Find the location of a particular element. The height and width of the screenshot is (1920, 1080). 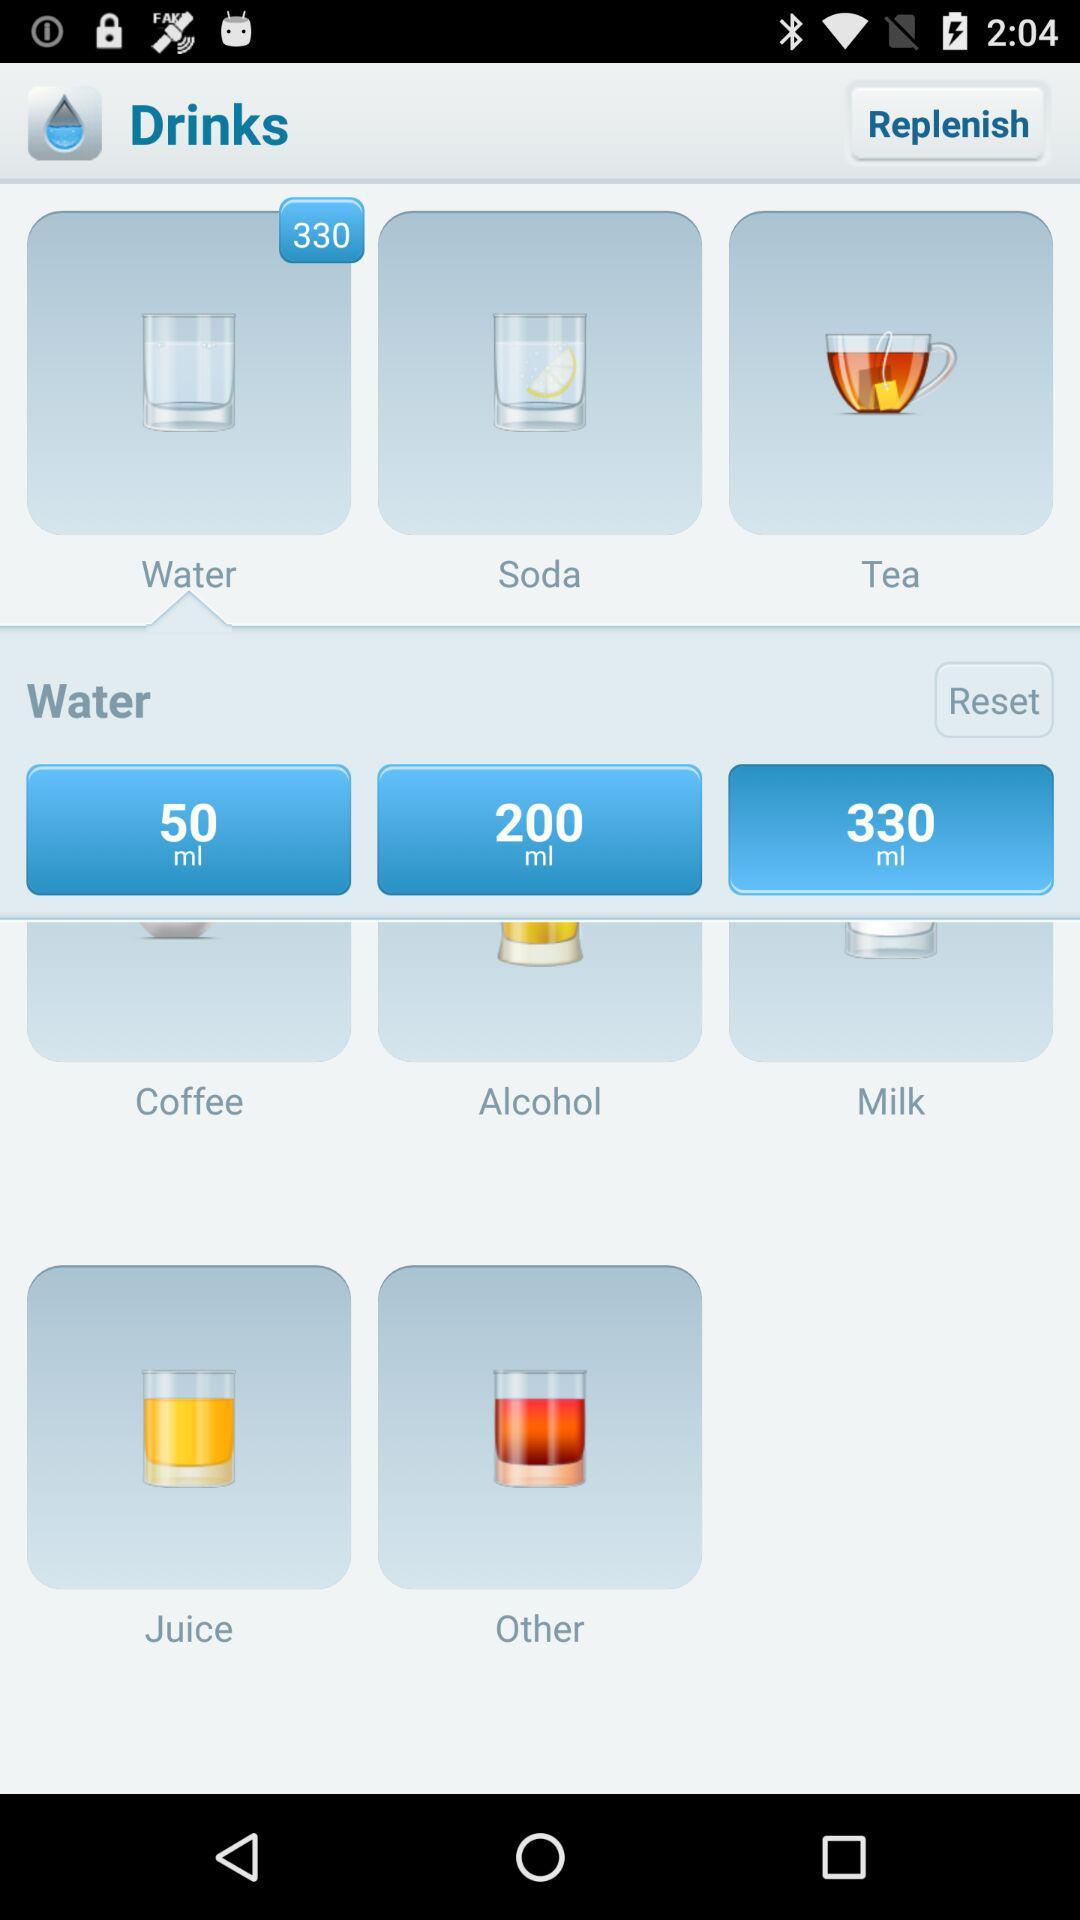

the image above other is located at coordinates (540, 1425).